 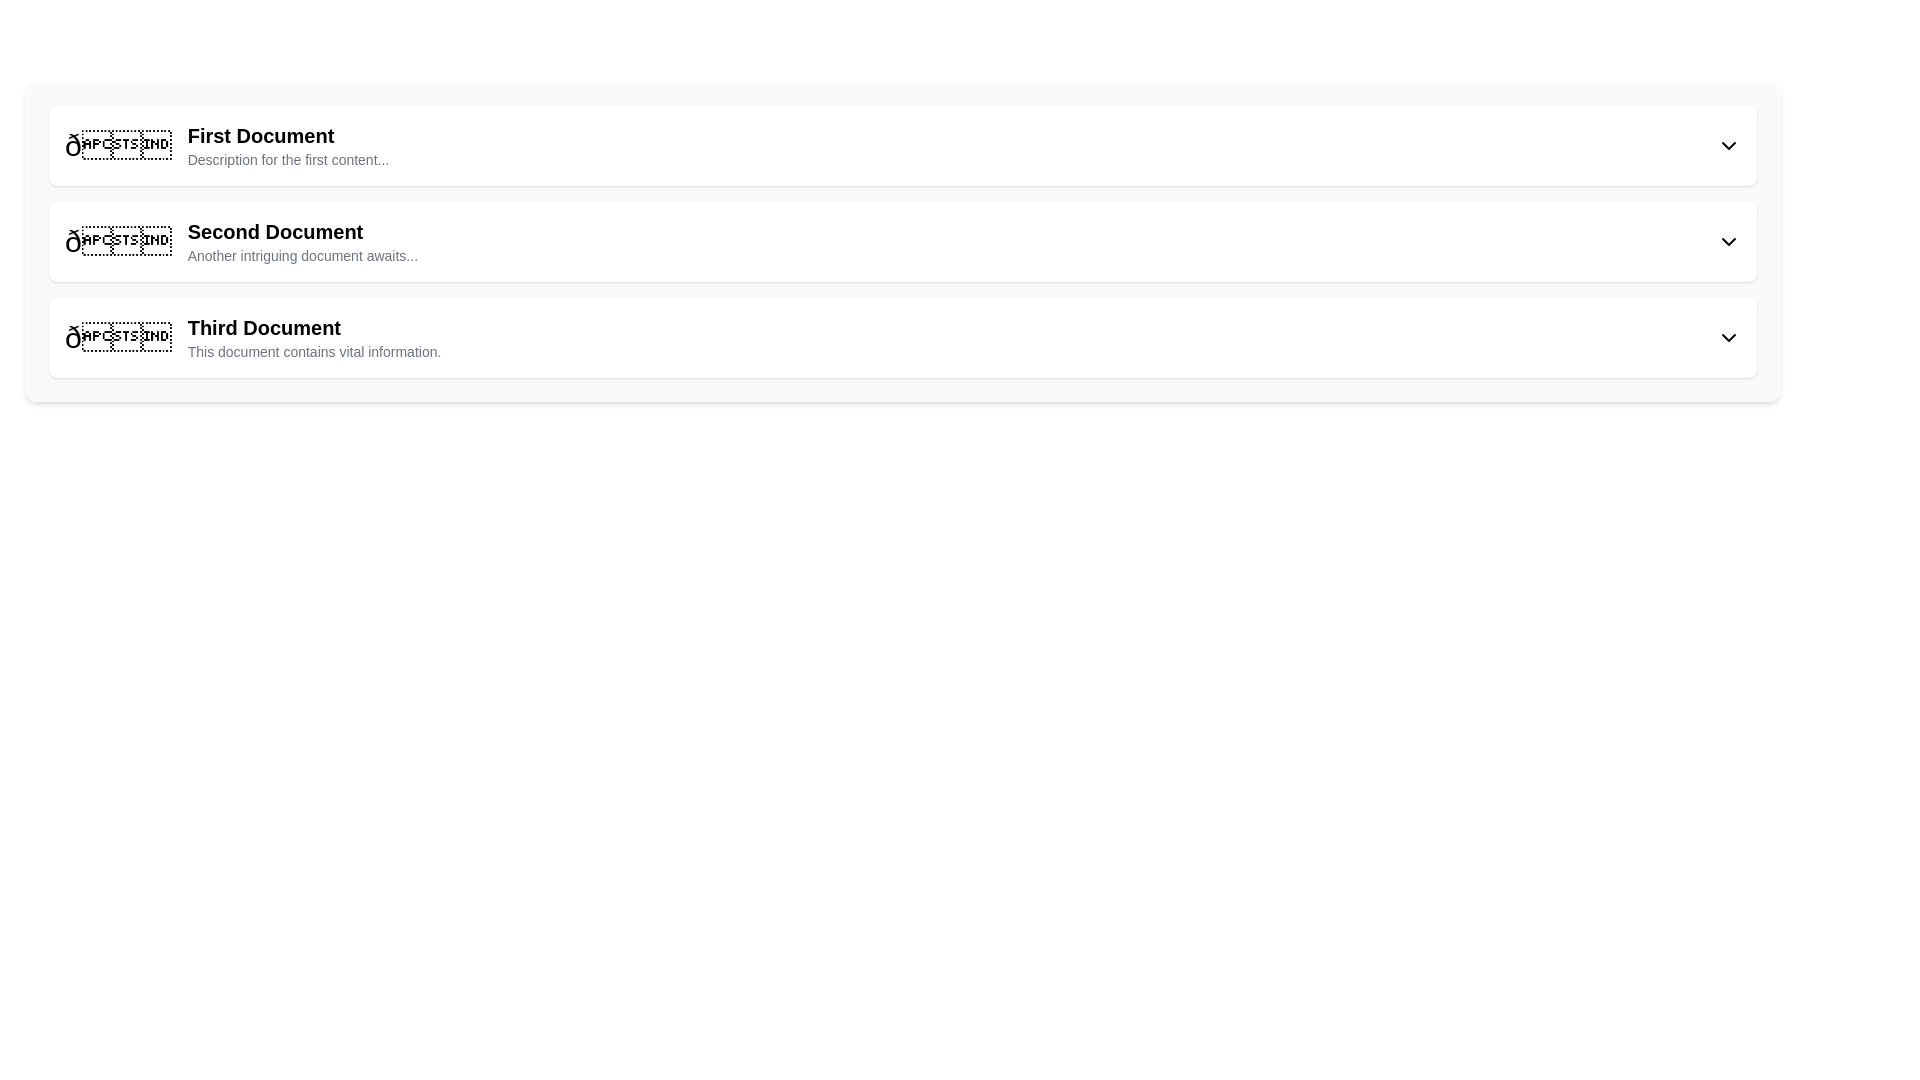 I want to click on the second card in the vertical navigation that displays detailed content about 'Second Document', so click(x=901, y=241).